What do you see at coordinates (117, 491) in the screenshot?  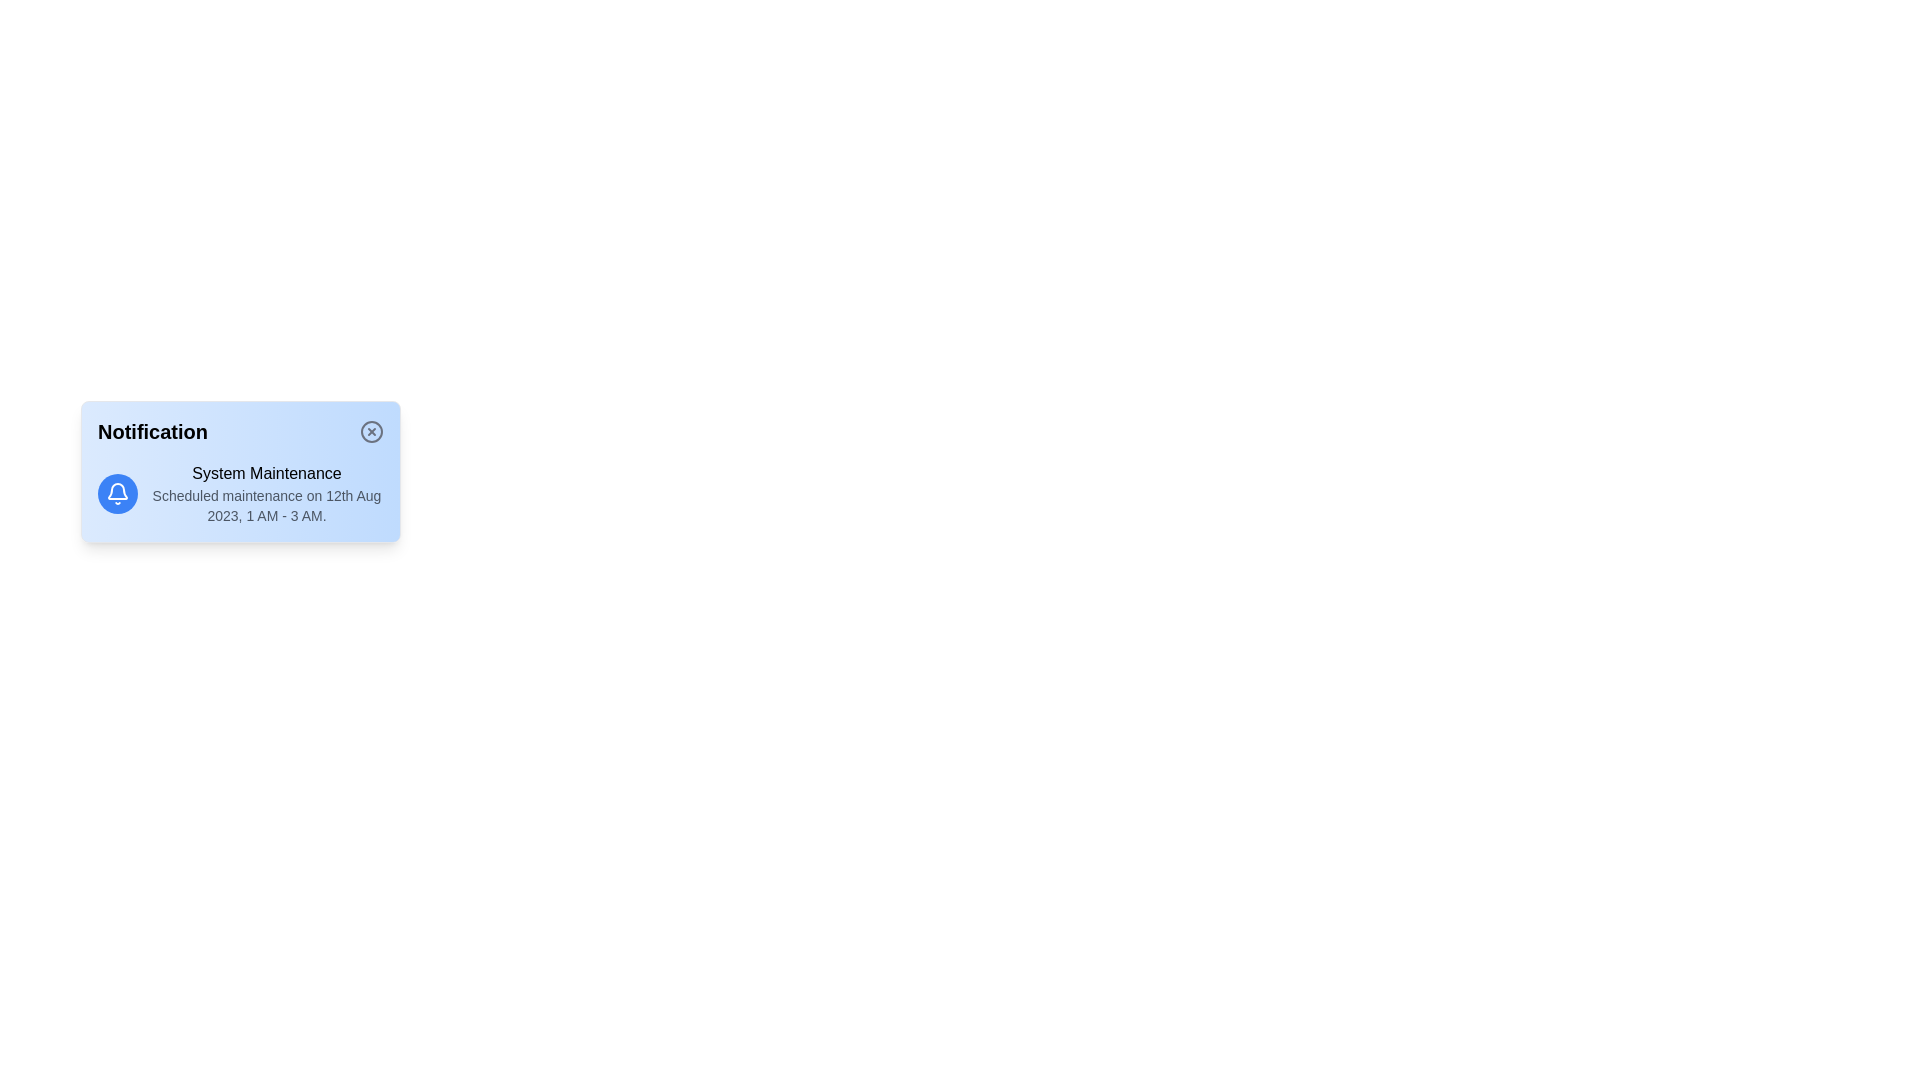 I see `the bottom section of the notification bell icon, which is outlined in white and part of the SVG graphic structure` at bounding box center [117, 491].